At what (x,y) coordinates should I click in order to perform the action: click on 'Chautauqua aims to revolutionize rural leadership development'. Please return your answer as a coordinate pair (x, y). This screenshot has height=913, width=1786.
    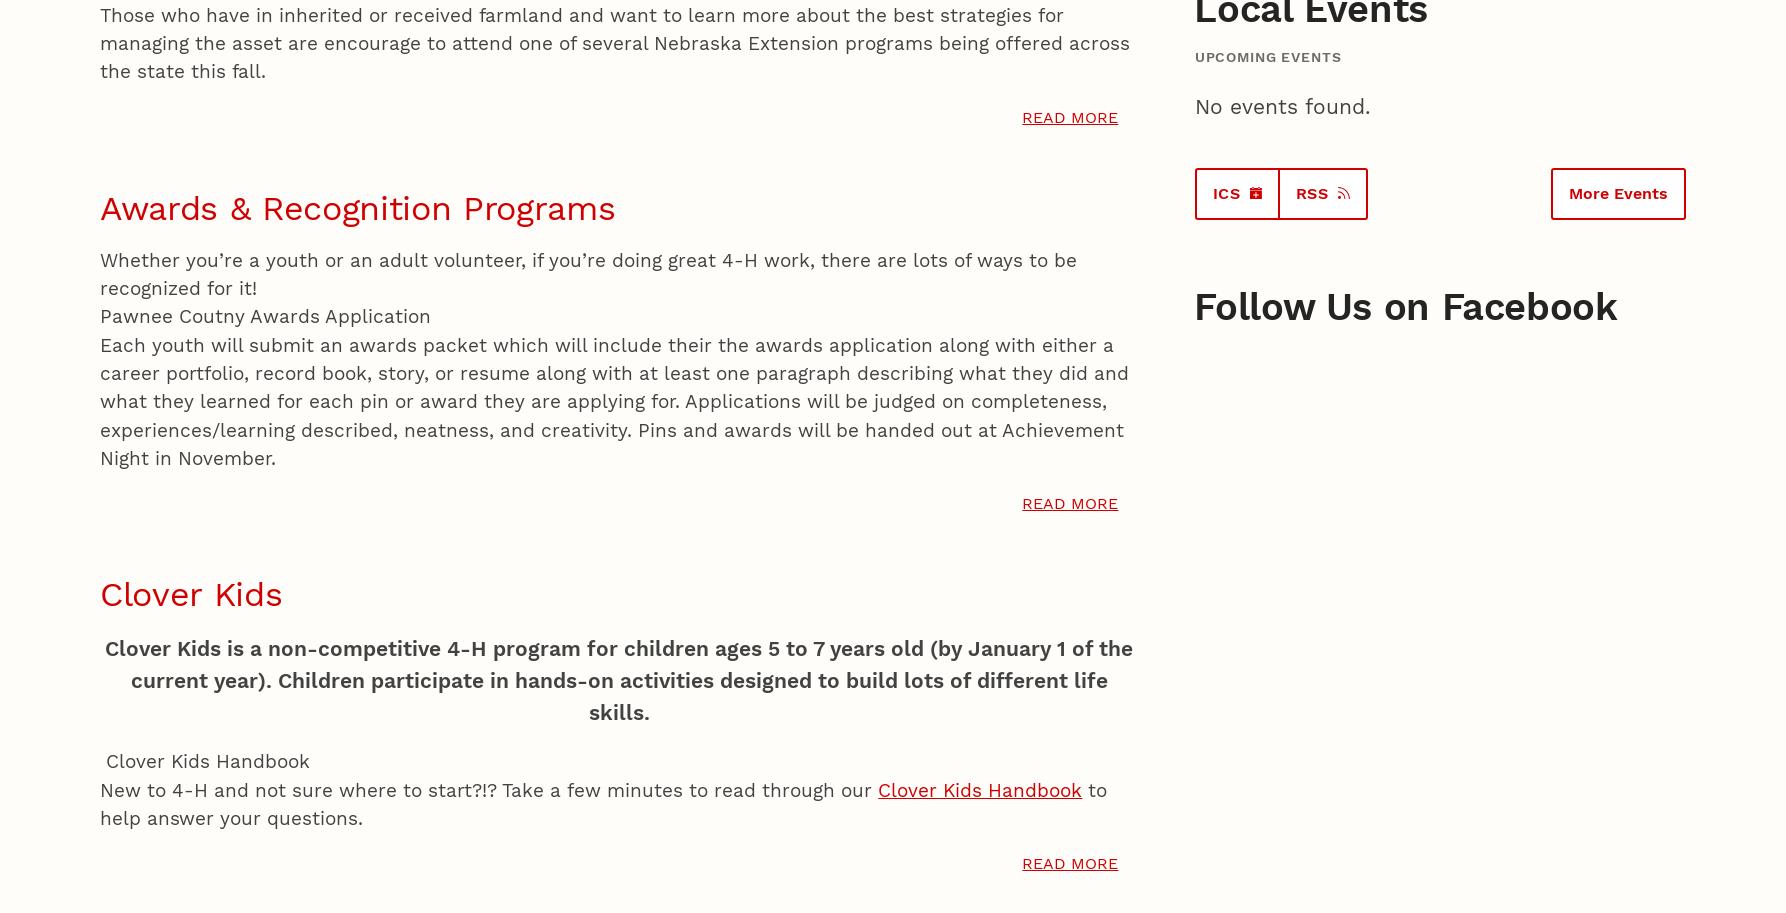
    Looking at the image, I should click on (664, 151).